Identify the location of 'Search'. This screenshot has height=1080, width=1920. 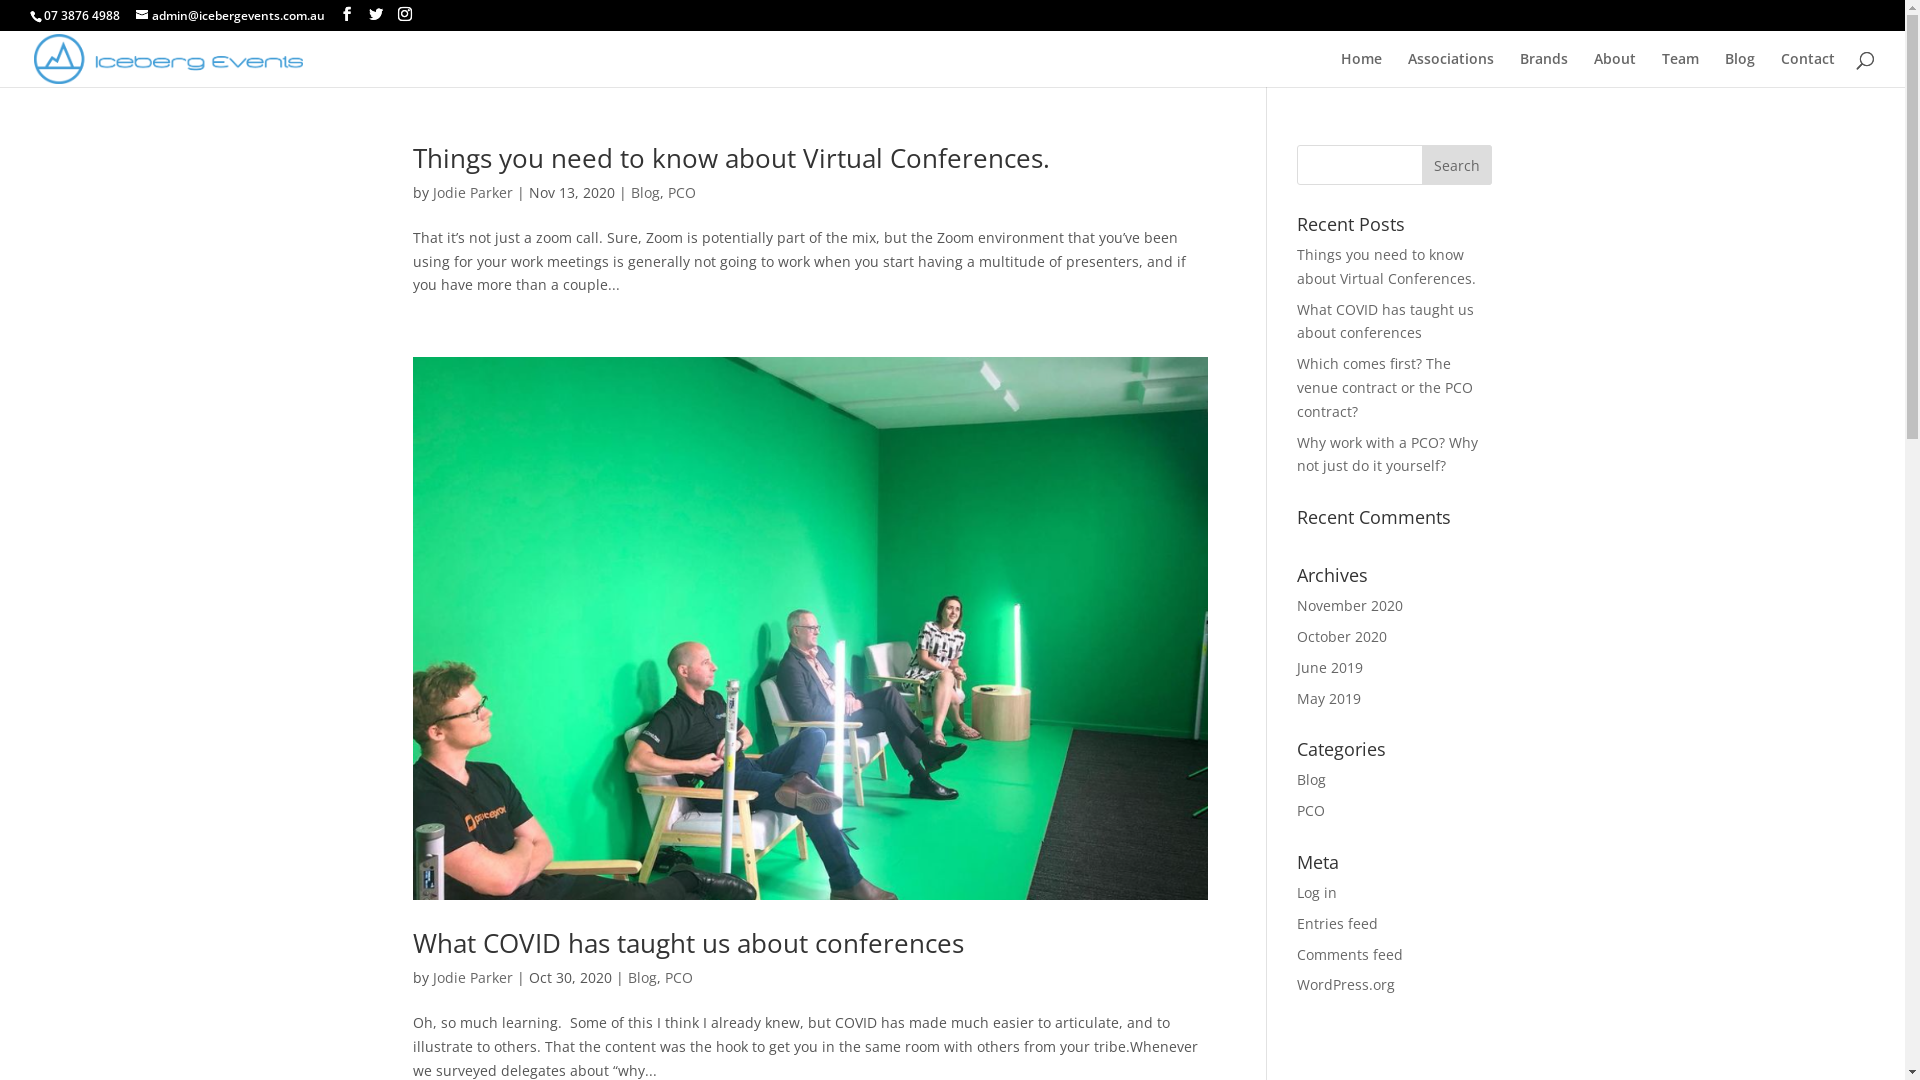
(1457, 164).